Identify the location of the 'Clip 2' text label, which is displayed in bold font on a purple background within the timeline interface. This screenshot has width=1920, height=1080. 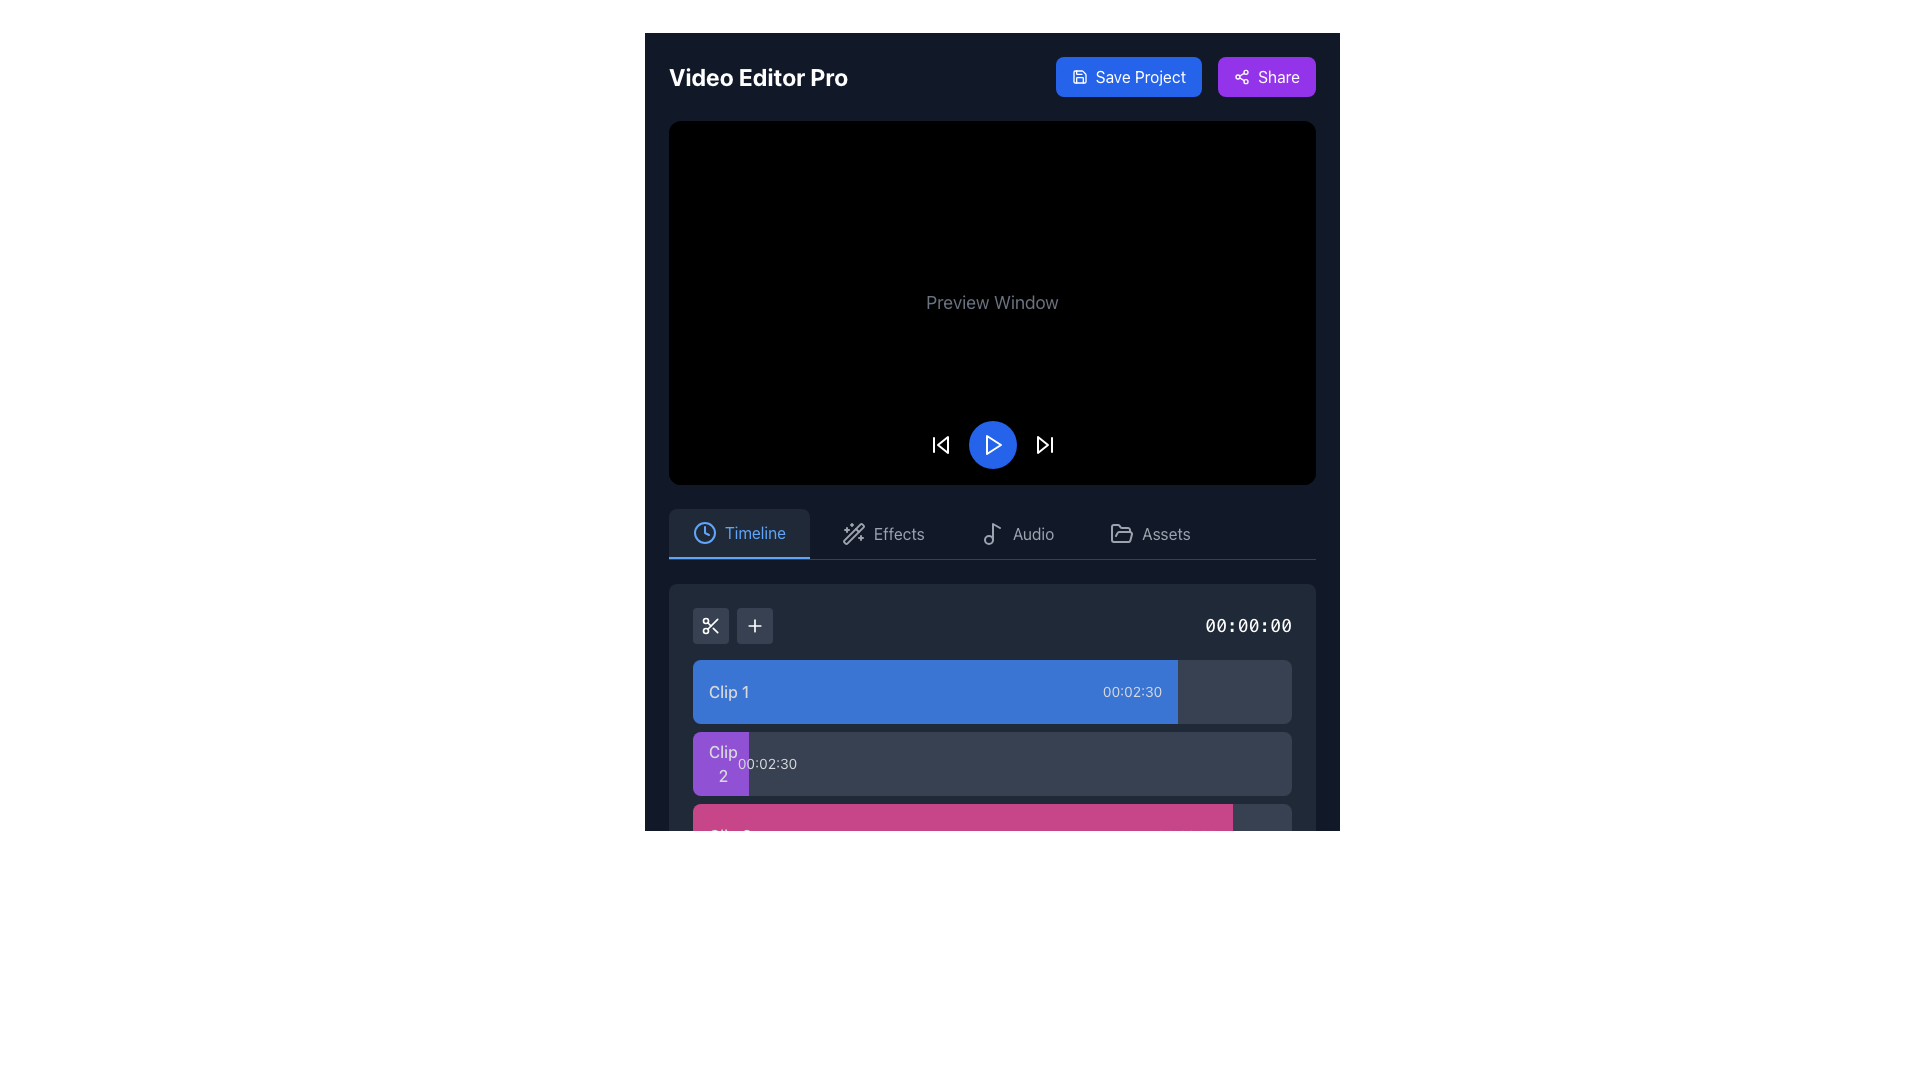
(722, 763).